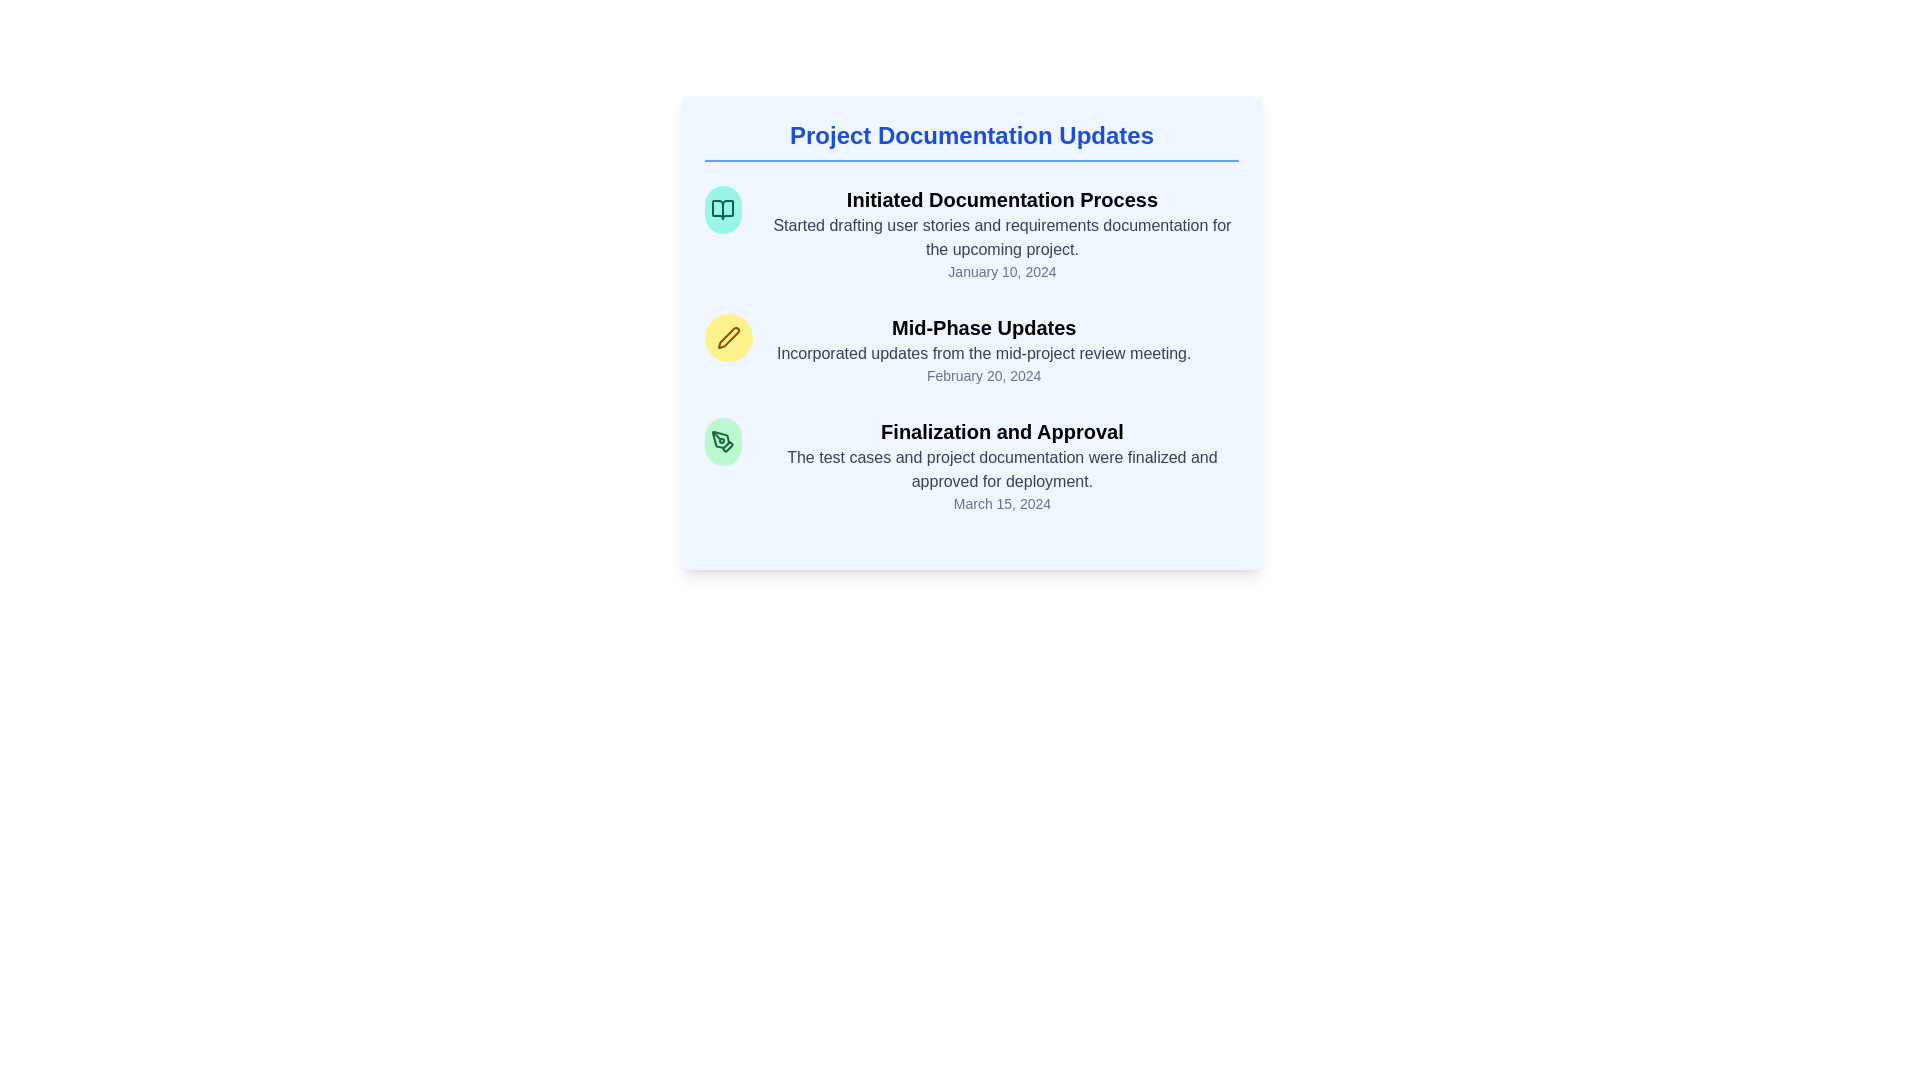 The image size is (1920, 1080). What do you see at coordinates (984, 375) in the screenshot?
I see `date displayed on the text label located below the 'Mid-Phase Updates' section, which is the third element in a vertical arrangement` at bounding box center [984, 375].